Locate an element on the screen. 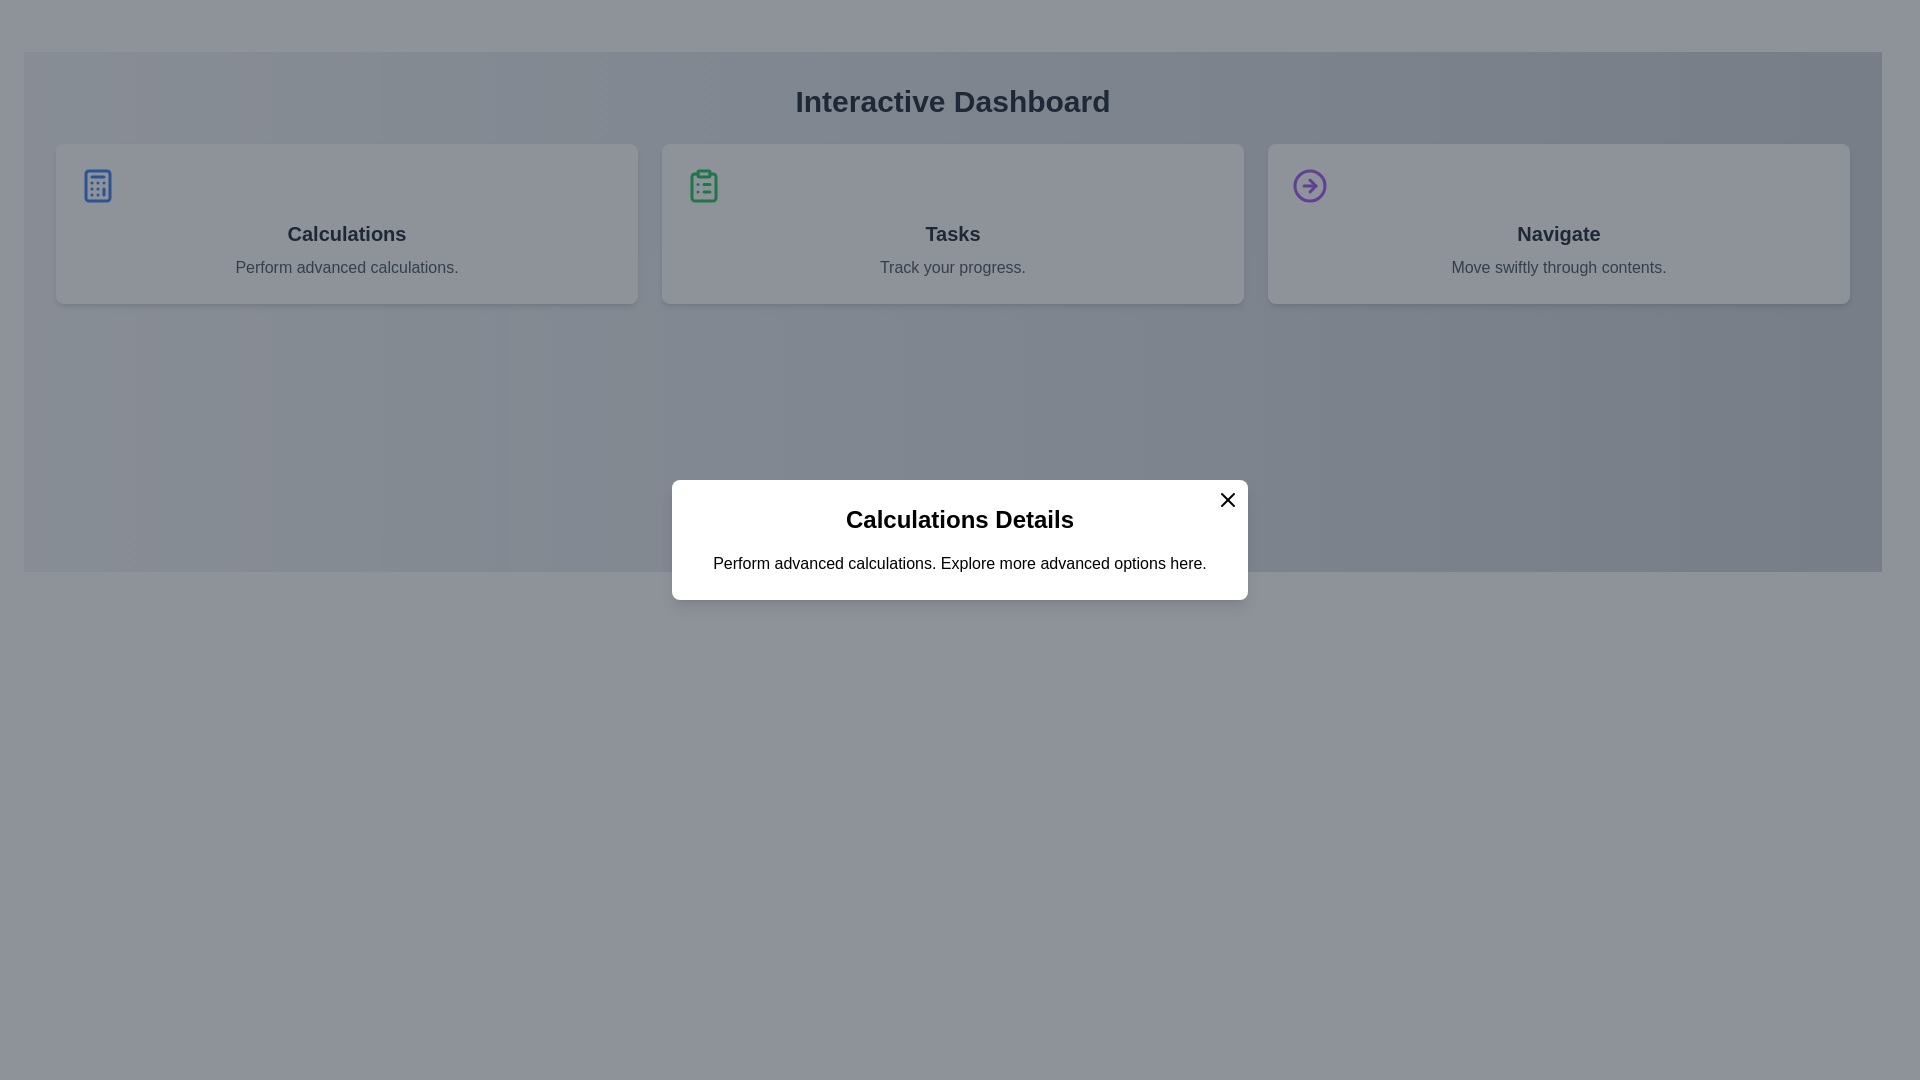  the small green clipboard icon within the 'Tasks' card, which is located at the top-left corner of the card is located at coordinates (704, 185).